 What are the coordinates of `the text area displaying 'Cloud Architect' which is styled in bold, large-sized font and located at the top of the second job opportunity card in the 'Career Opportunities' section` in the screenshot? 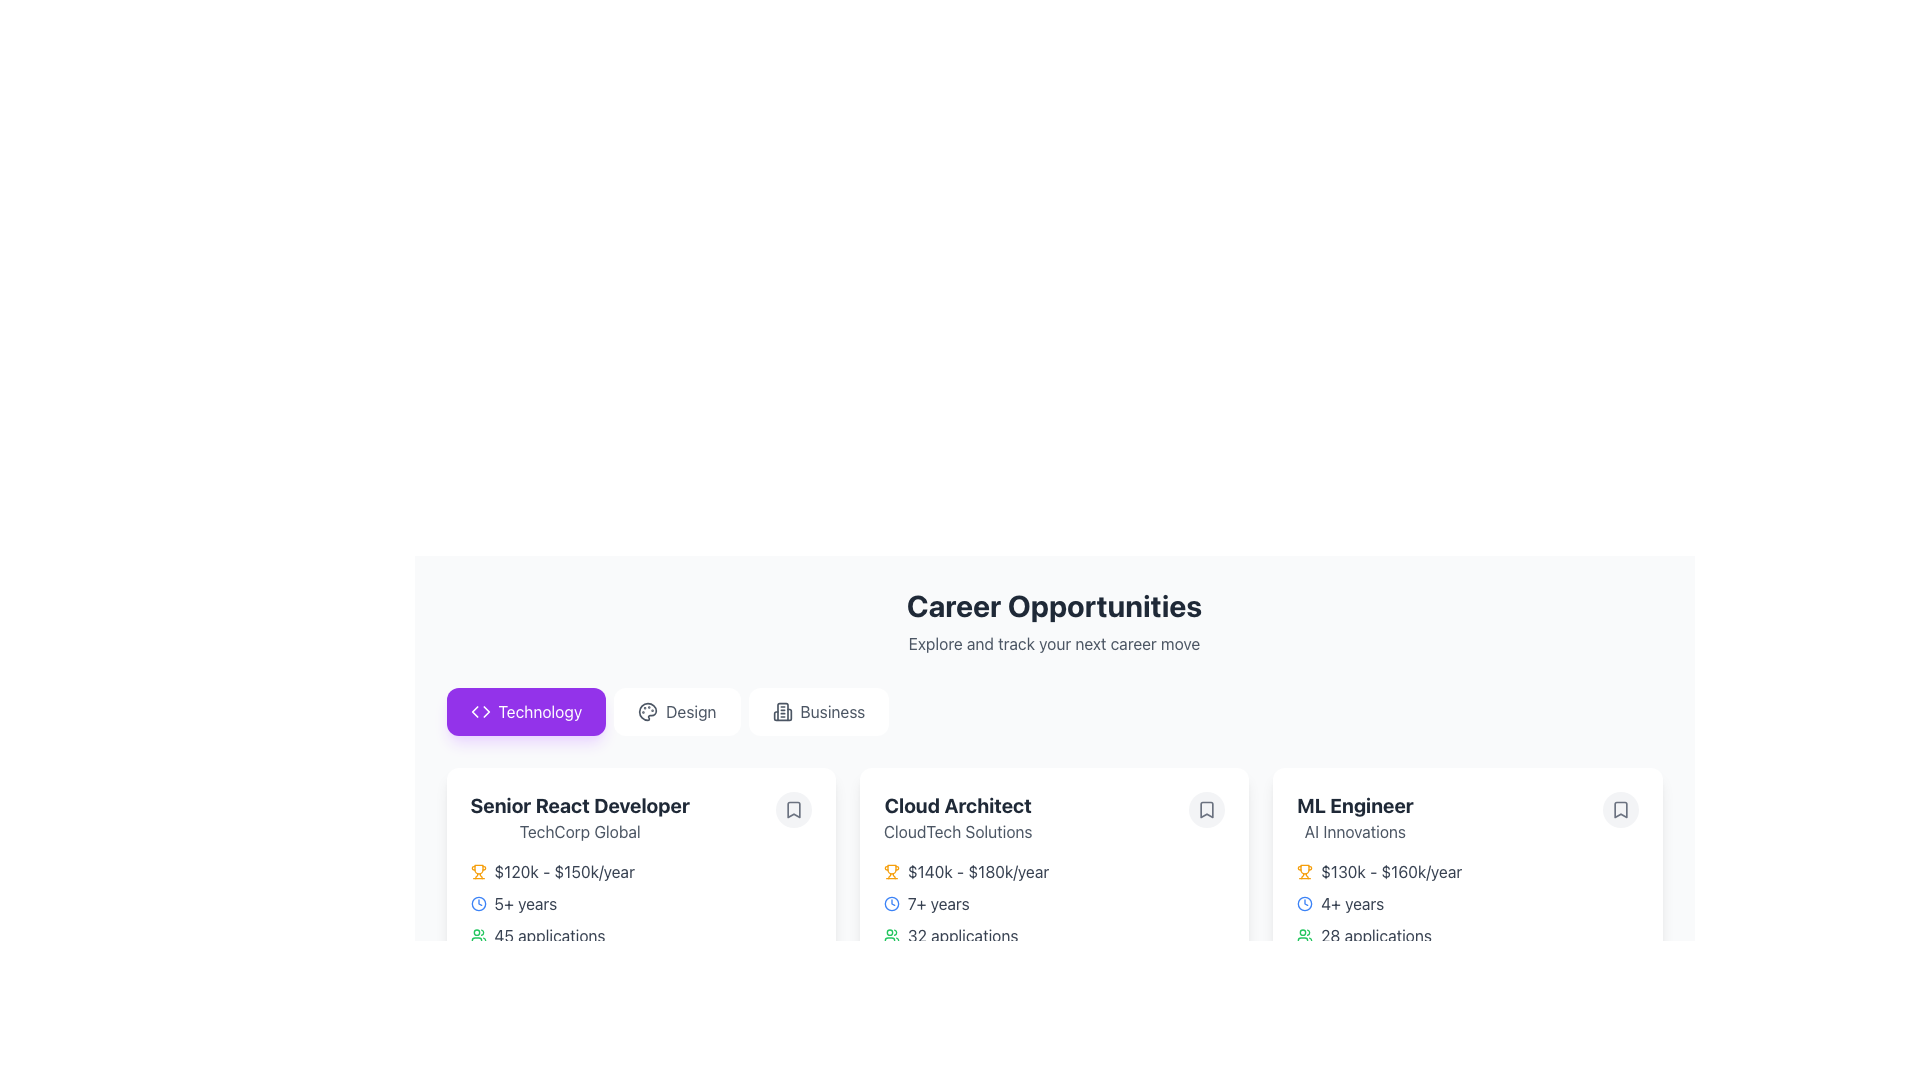 It's located at (957, 805).